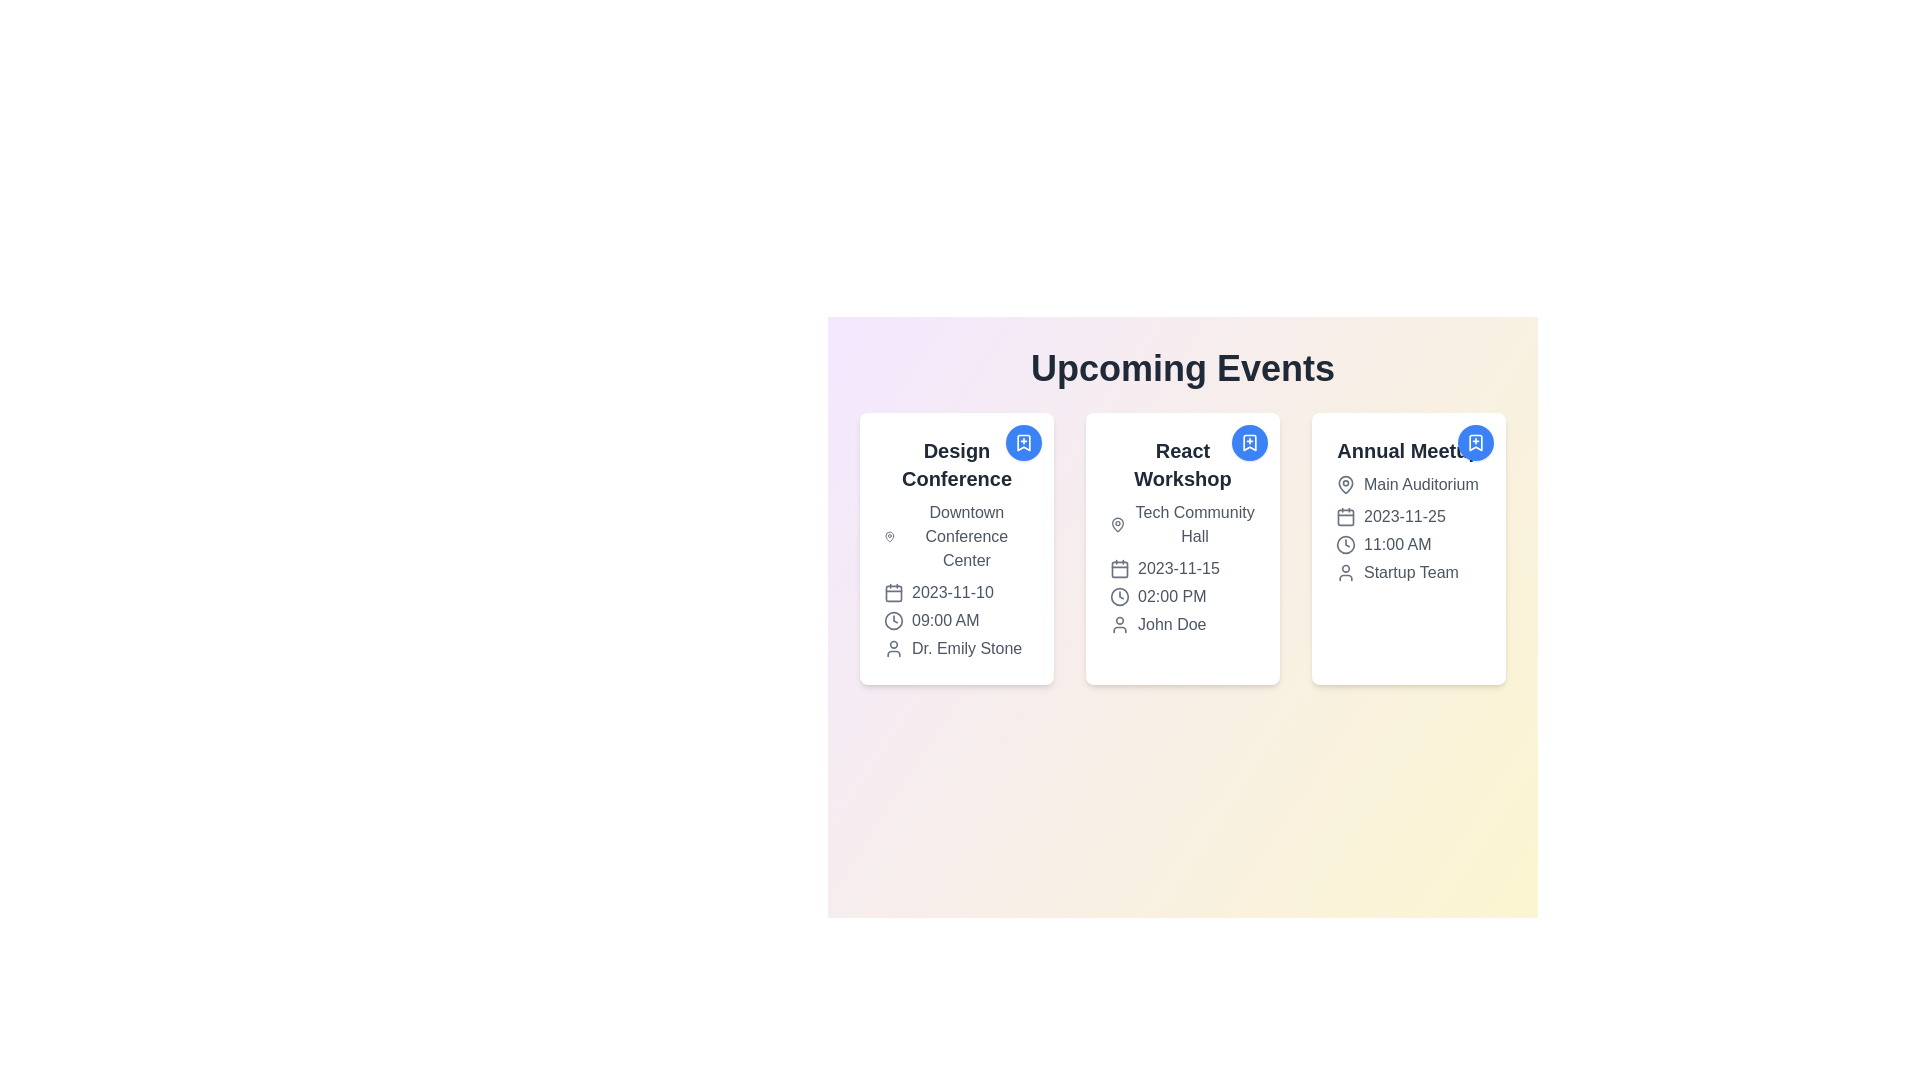 The width and height of the screenshot is (1920, 1080). Describe the element at coordinates (1408, 485) in the screenshot. I see `text label 'Main Auditorium' with a gray map pin icon, located within the 'Annual Meetup' card, positioned below the title and above the date information` at that location.